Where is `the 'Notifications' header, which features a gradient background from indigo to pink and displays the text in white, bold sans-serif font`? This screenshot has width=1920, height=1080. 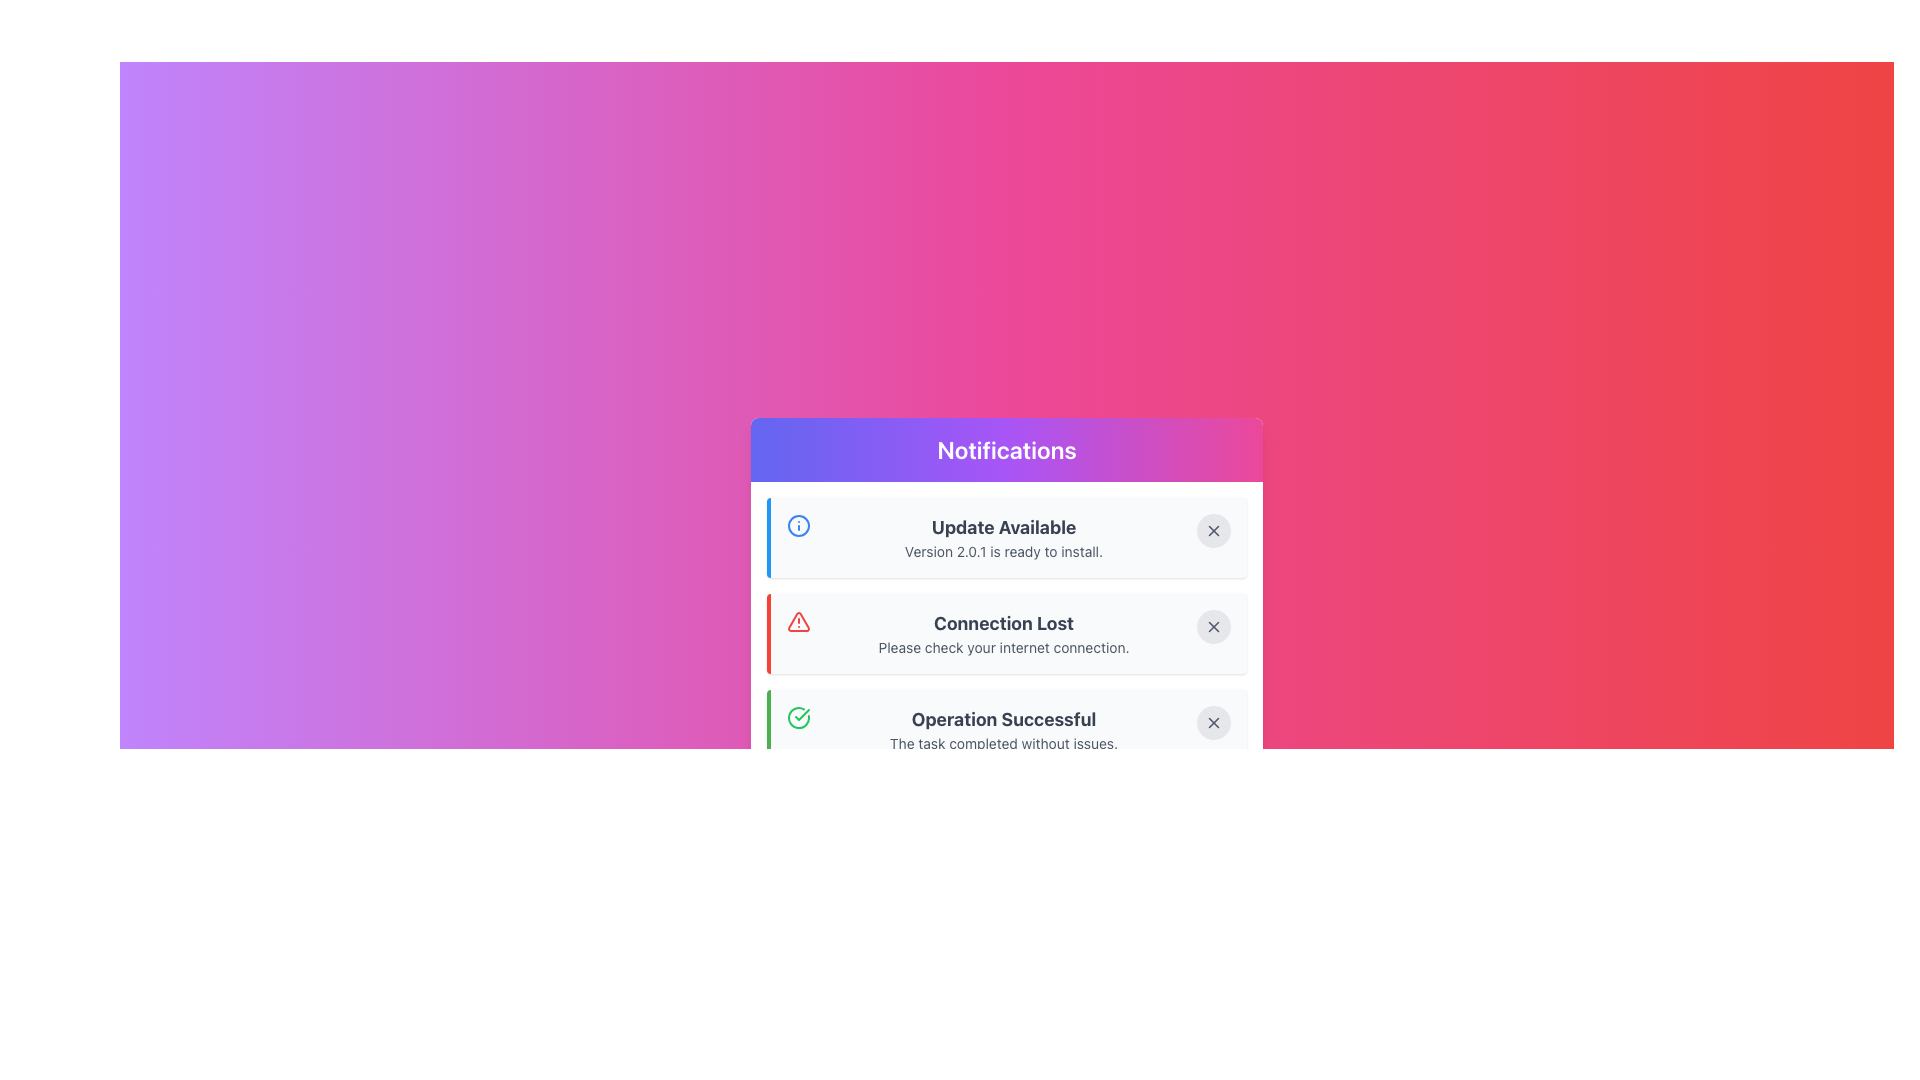 the 'Notifications' header, which features a gradient background from indigo to pink and displays the text in white, bold sans-serif font is located at coordinates (1007, 450).